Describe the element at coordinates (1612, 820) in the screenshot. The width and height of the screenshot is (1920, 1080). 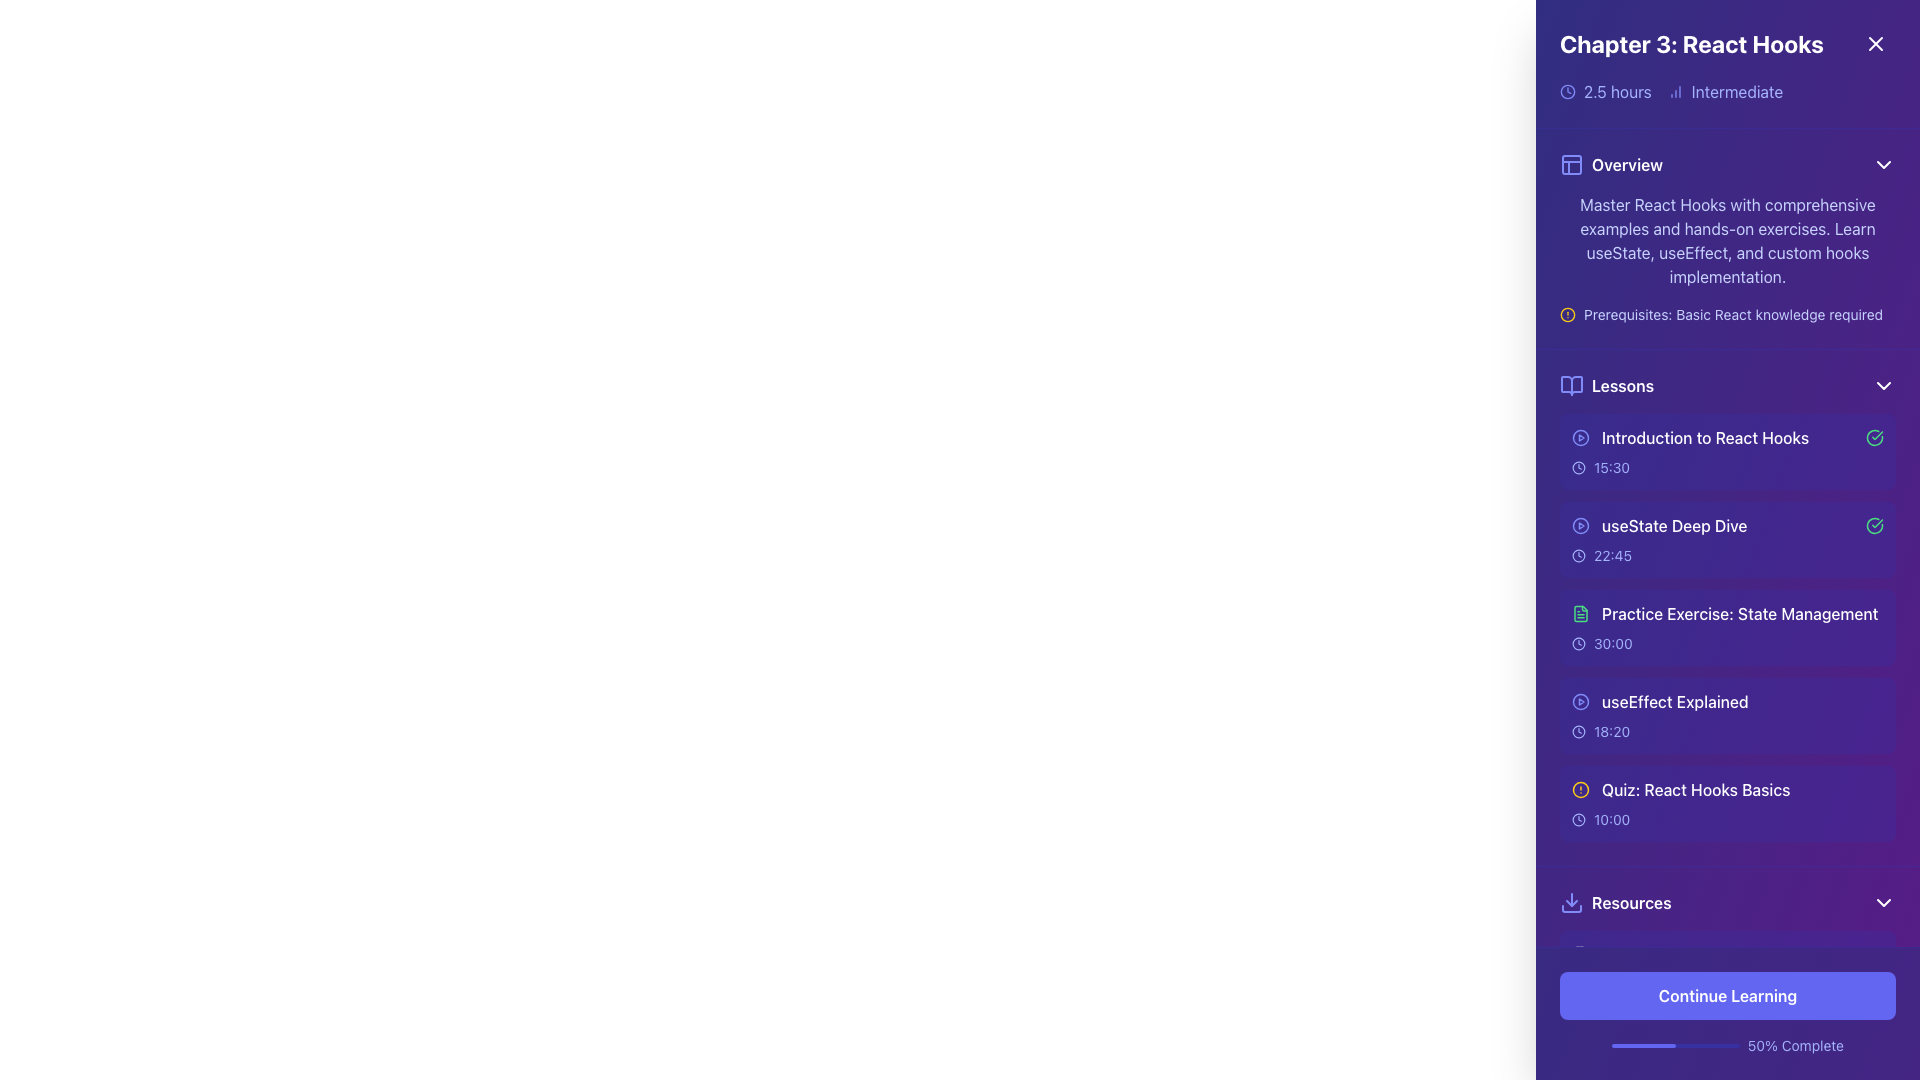
I see `the text label displaying '10:00' styled in light indigo color, positioned within the lessons section of the right-hand panel, aligned with a clock icon on its left` at that location.